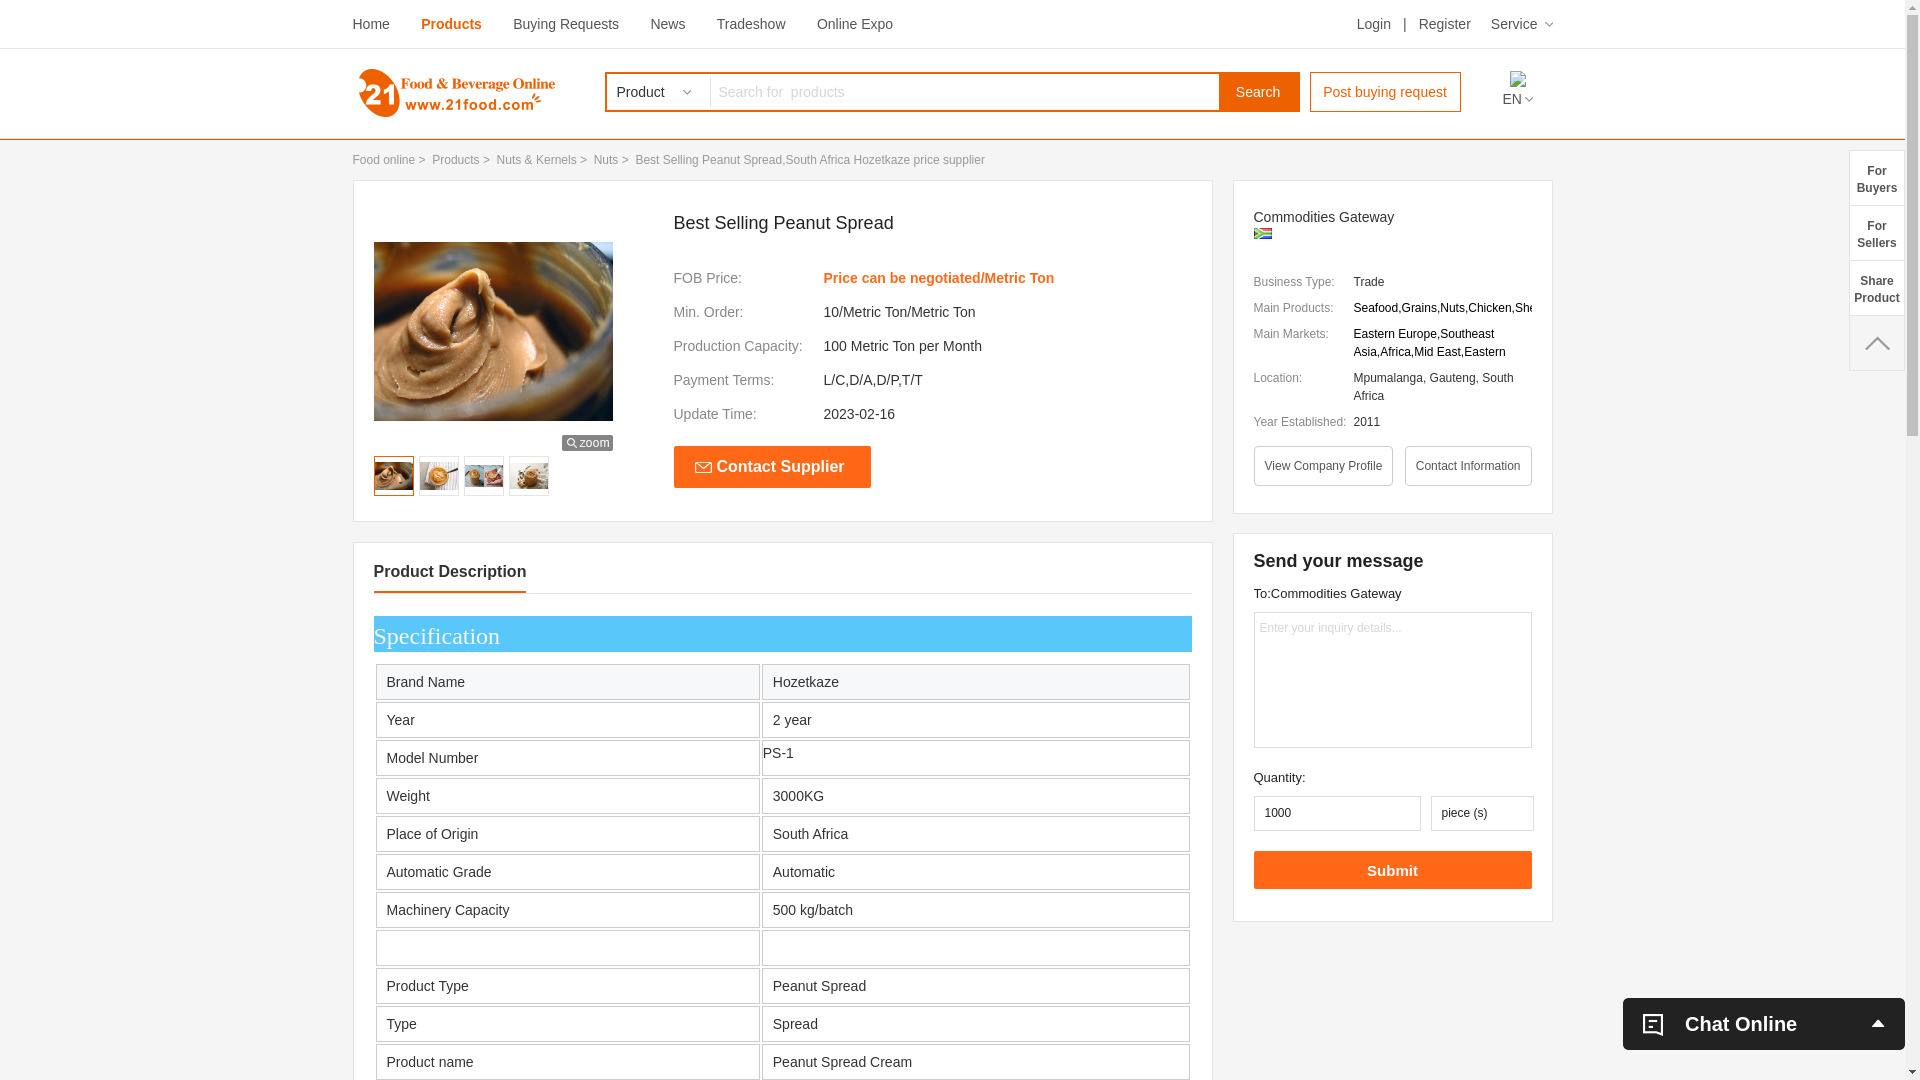 This screenshot has height=1080, width=1920. I want to click on 'Service', so click(1491, 23).